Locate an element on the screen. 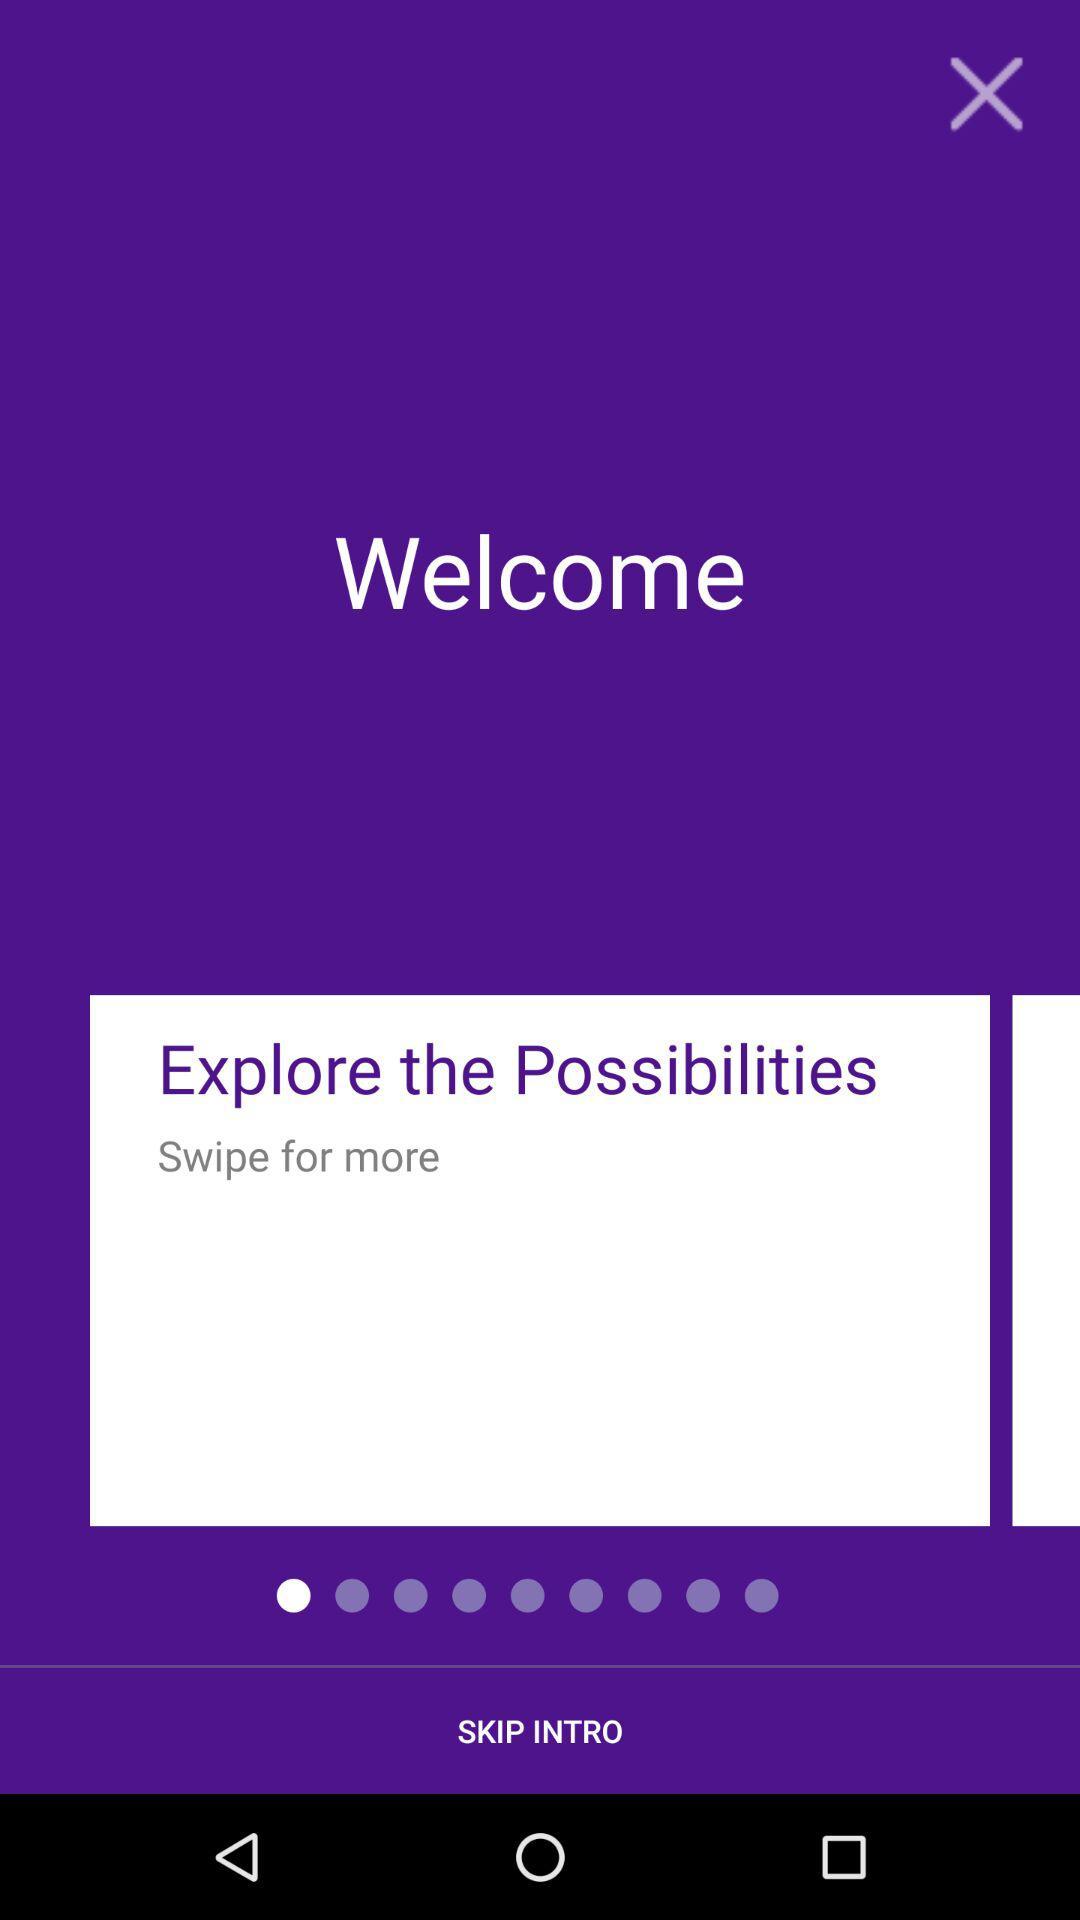  the fifth option above skip intro is located at coordinates (527, 1595).